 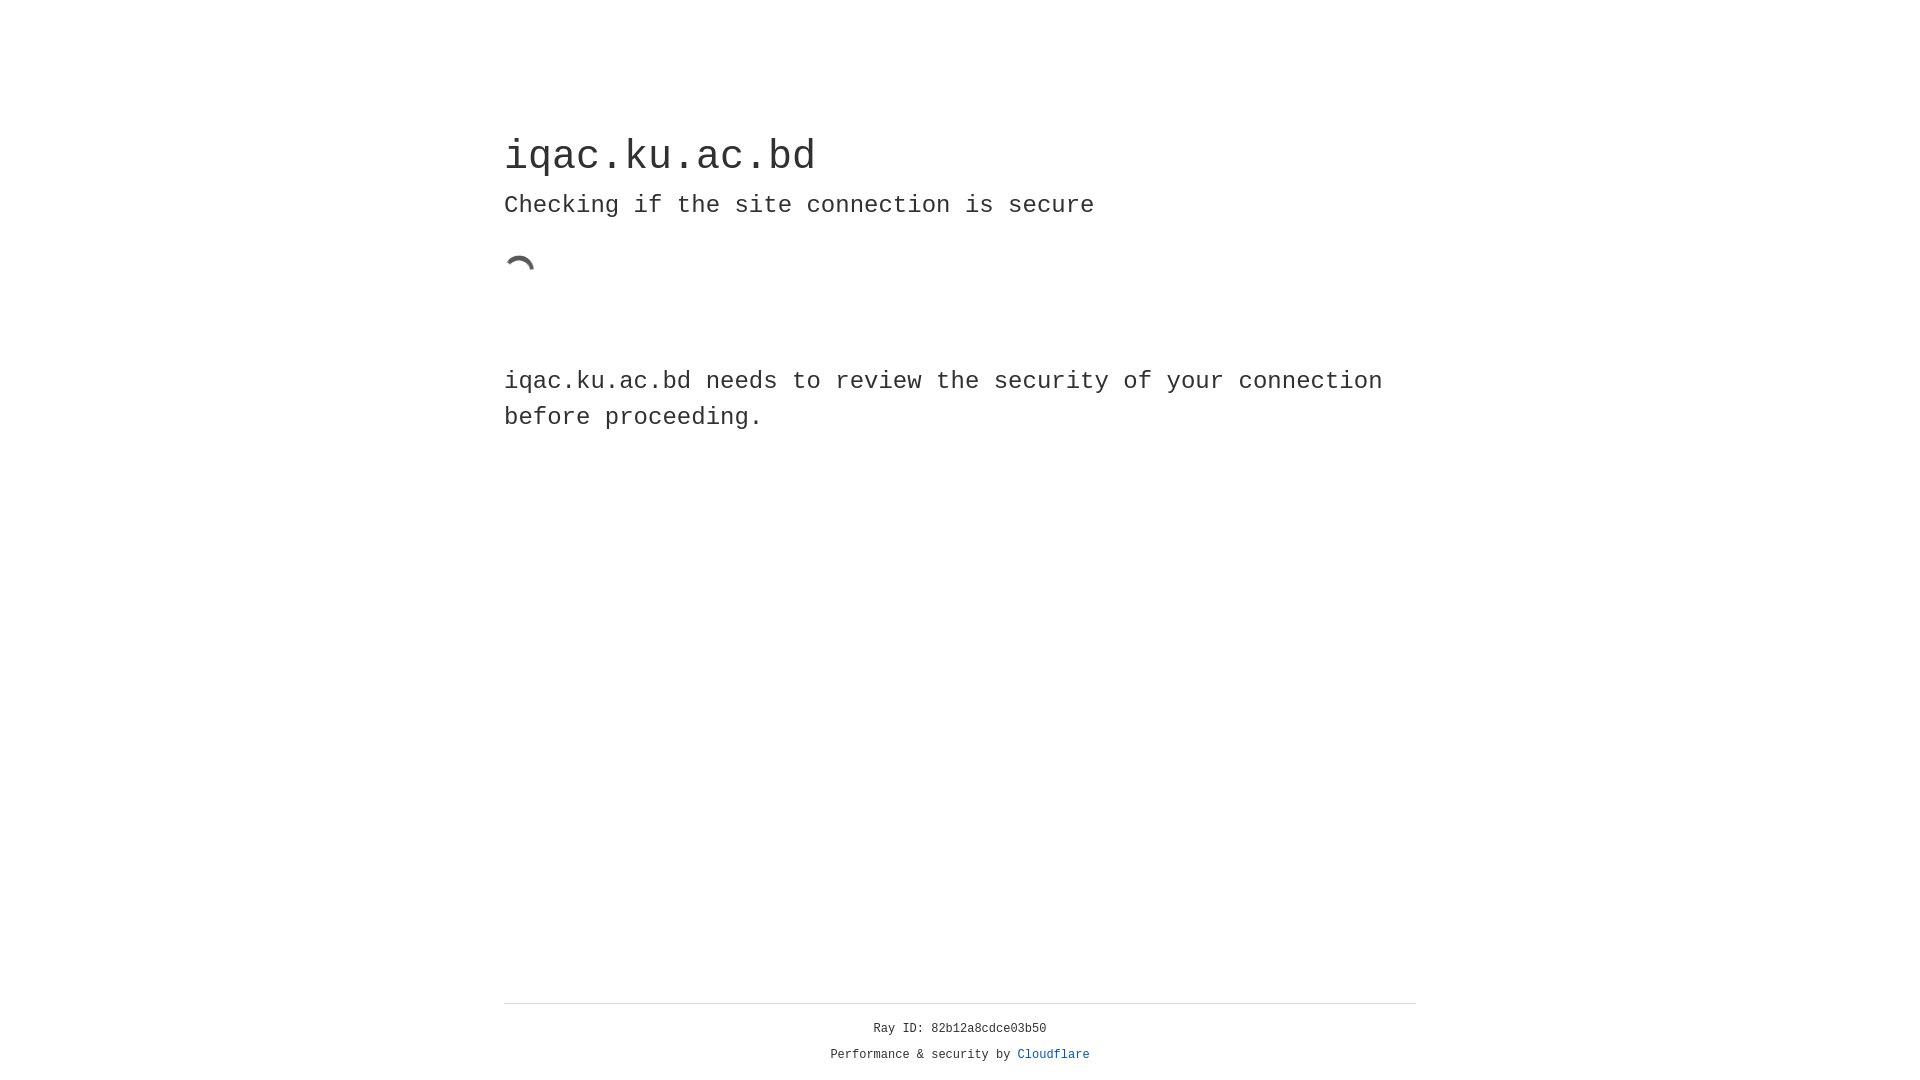 What do you see at coordinates (1017, 1054) in the screenshot?
I see `'Cloudflare'` at bounding box center [1017, 1054].